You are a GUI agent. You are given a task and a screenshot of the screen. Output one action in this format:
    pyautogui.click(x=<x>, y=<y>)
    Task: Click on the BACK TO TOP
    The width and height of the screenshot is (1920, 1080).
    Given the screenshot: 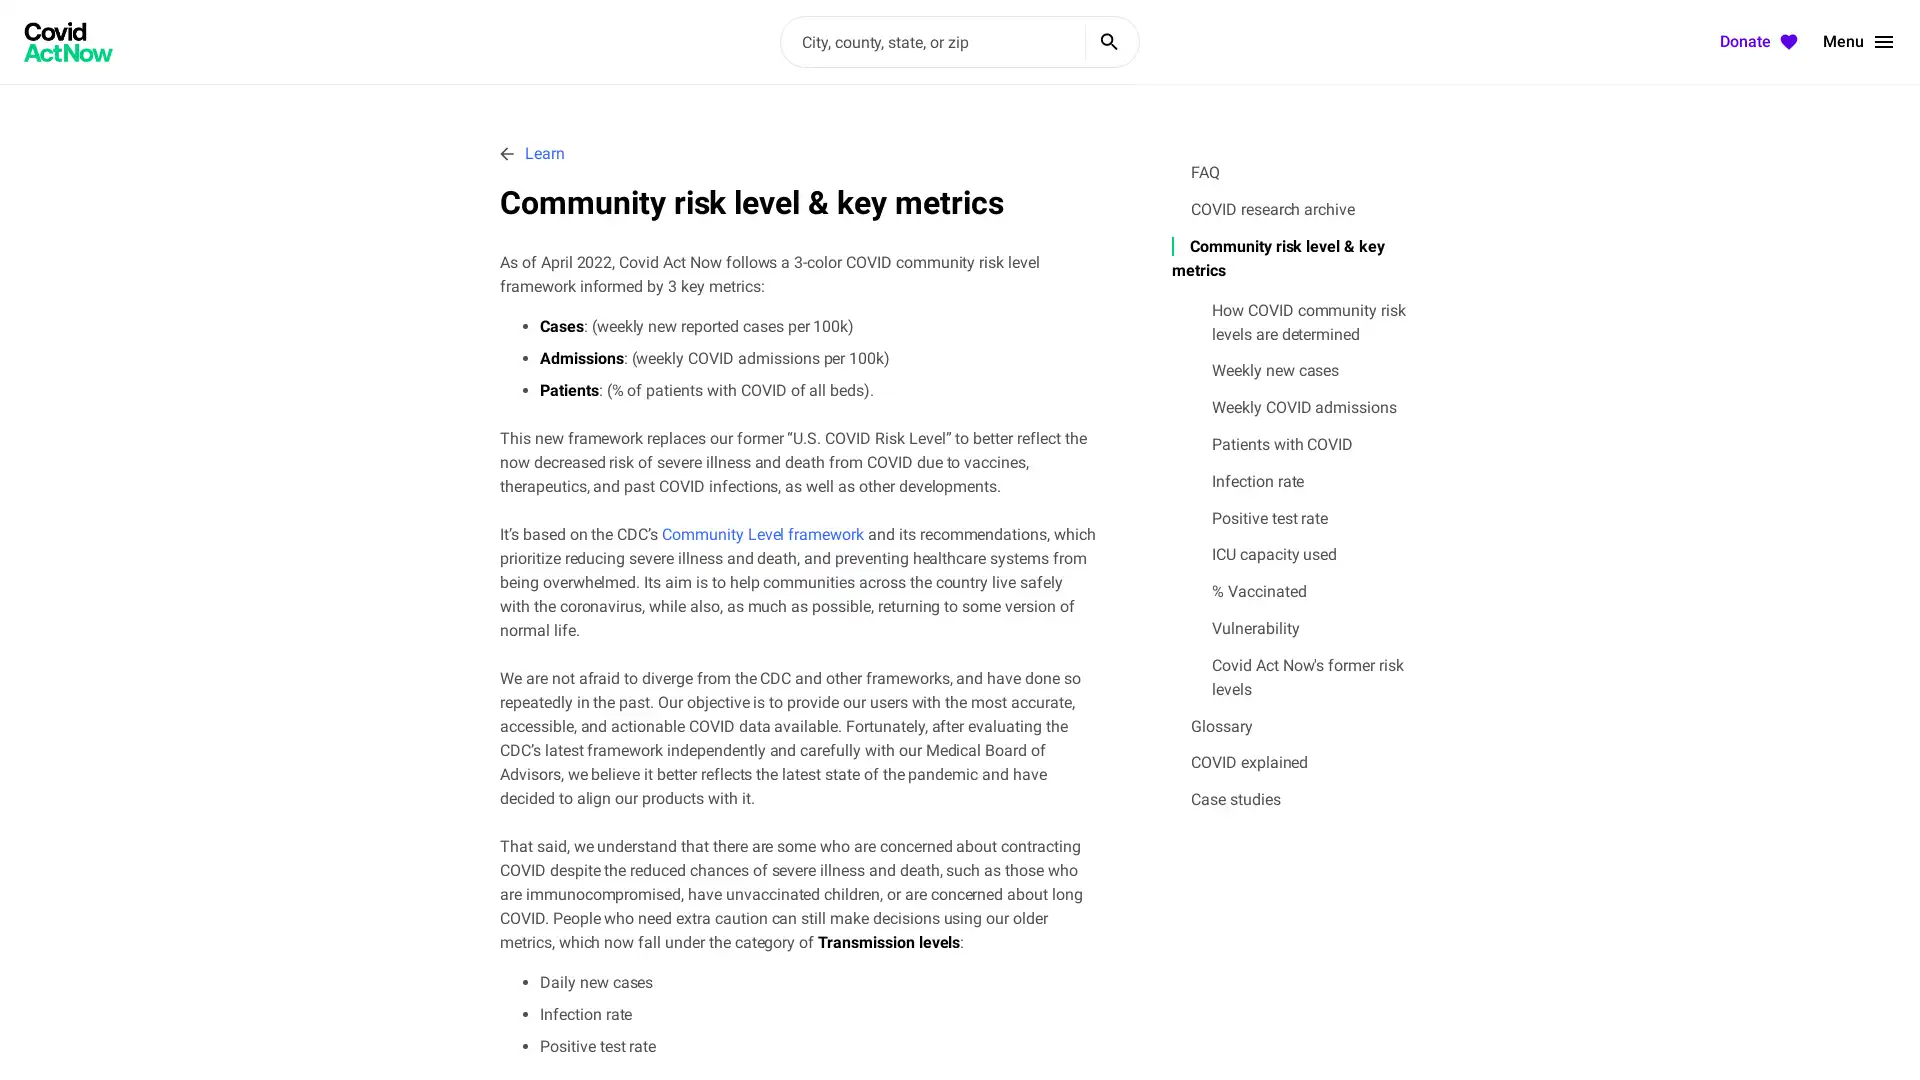 What is the action you would take?
    pyautogui.click(x=1831, y=1038)
    